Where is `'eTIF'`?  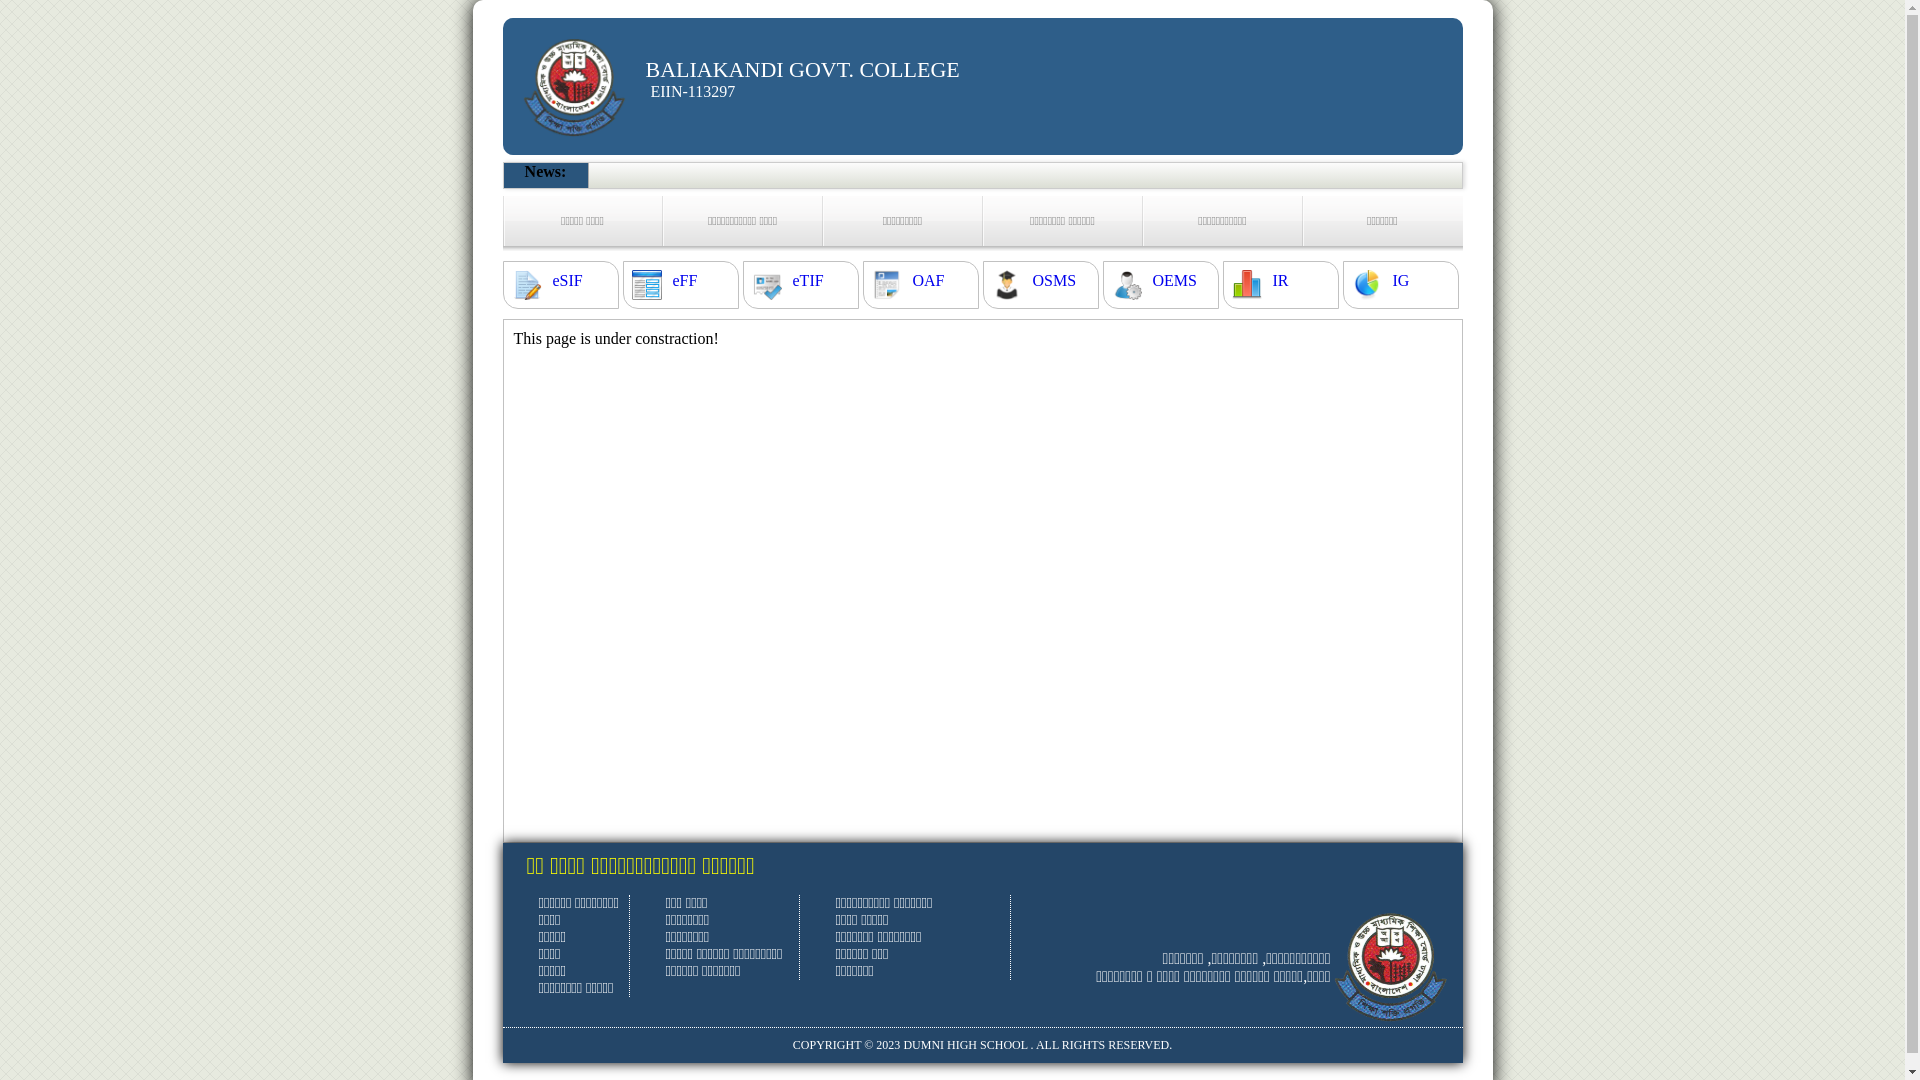
'eTIF' is located at coordinates (807, 281).